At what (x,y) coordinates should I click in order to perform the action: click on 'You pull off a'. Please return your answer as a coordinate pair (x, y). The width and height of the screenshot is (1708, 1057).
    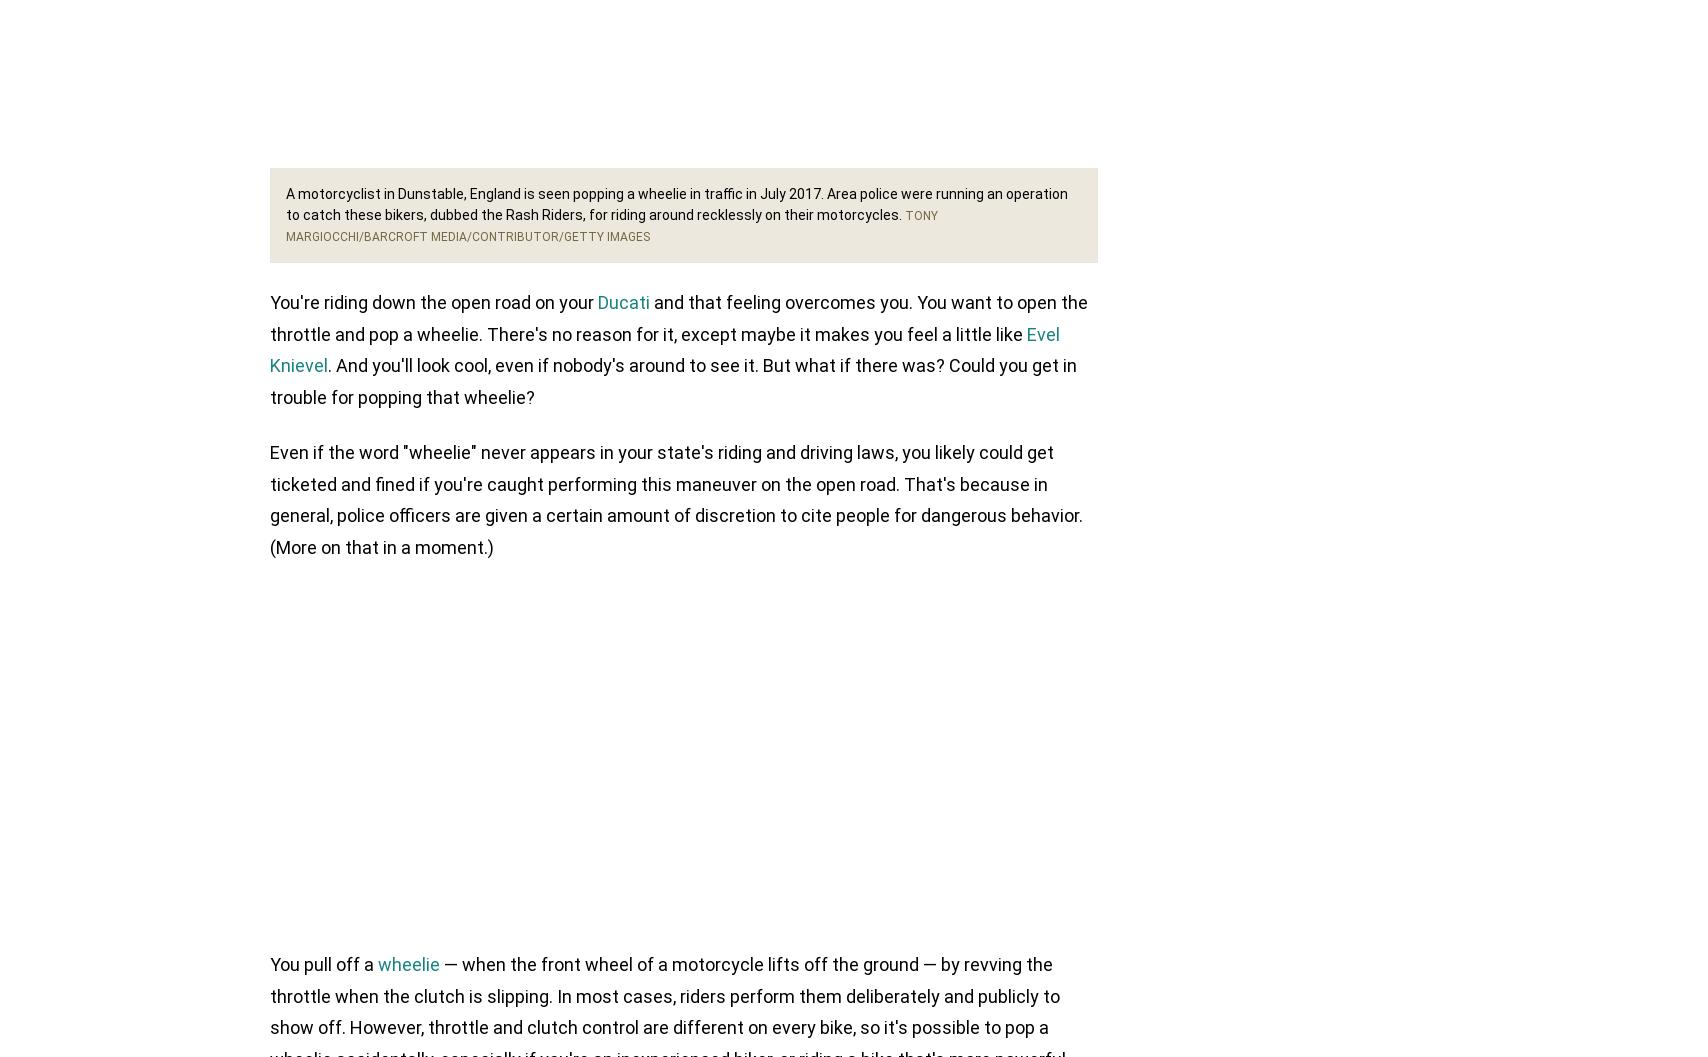
    Looking at the image, I should click on (270, 964).